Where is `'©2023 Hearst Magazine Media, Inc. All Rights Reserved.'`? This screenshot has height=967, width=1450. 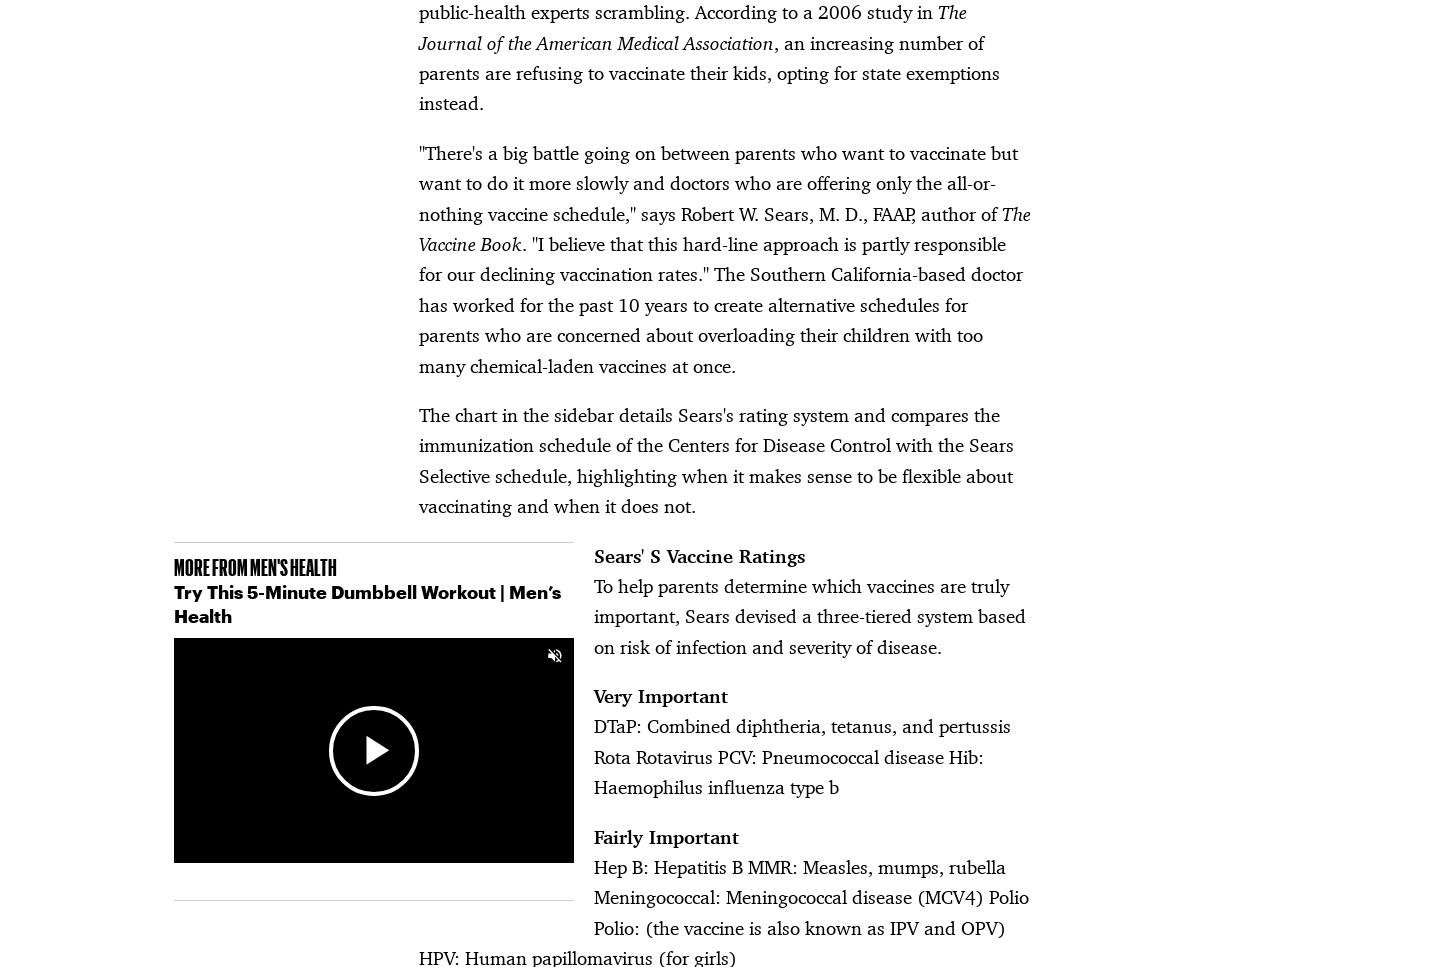
'©2023 Hearst Magazine Media, Inc. All Rights Reserved.' is located at coordinates (356, 918).